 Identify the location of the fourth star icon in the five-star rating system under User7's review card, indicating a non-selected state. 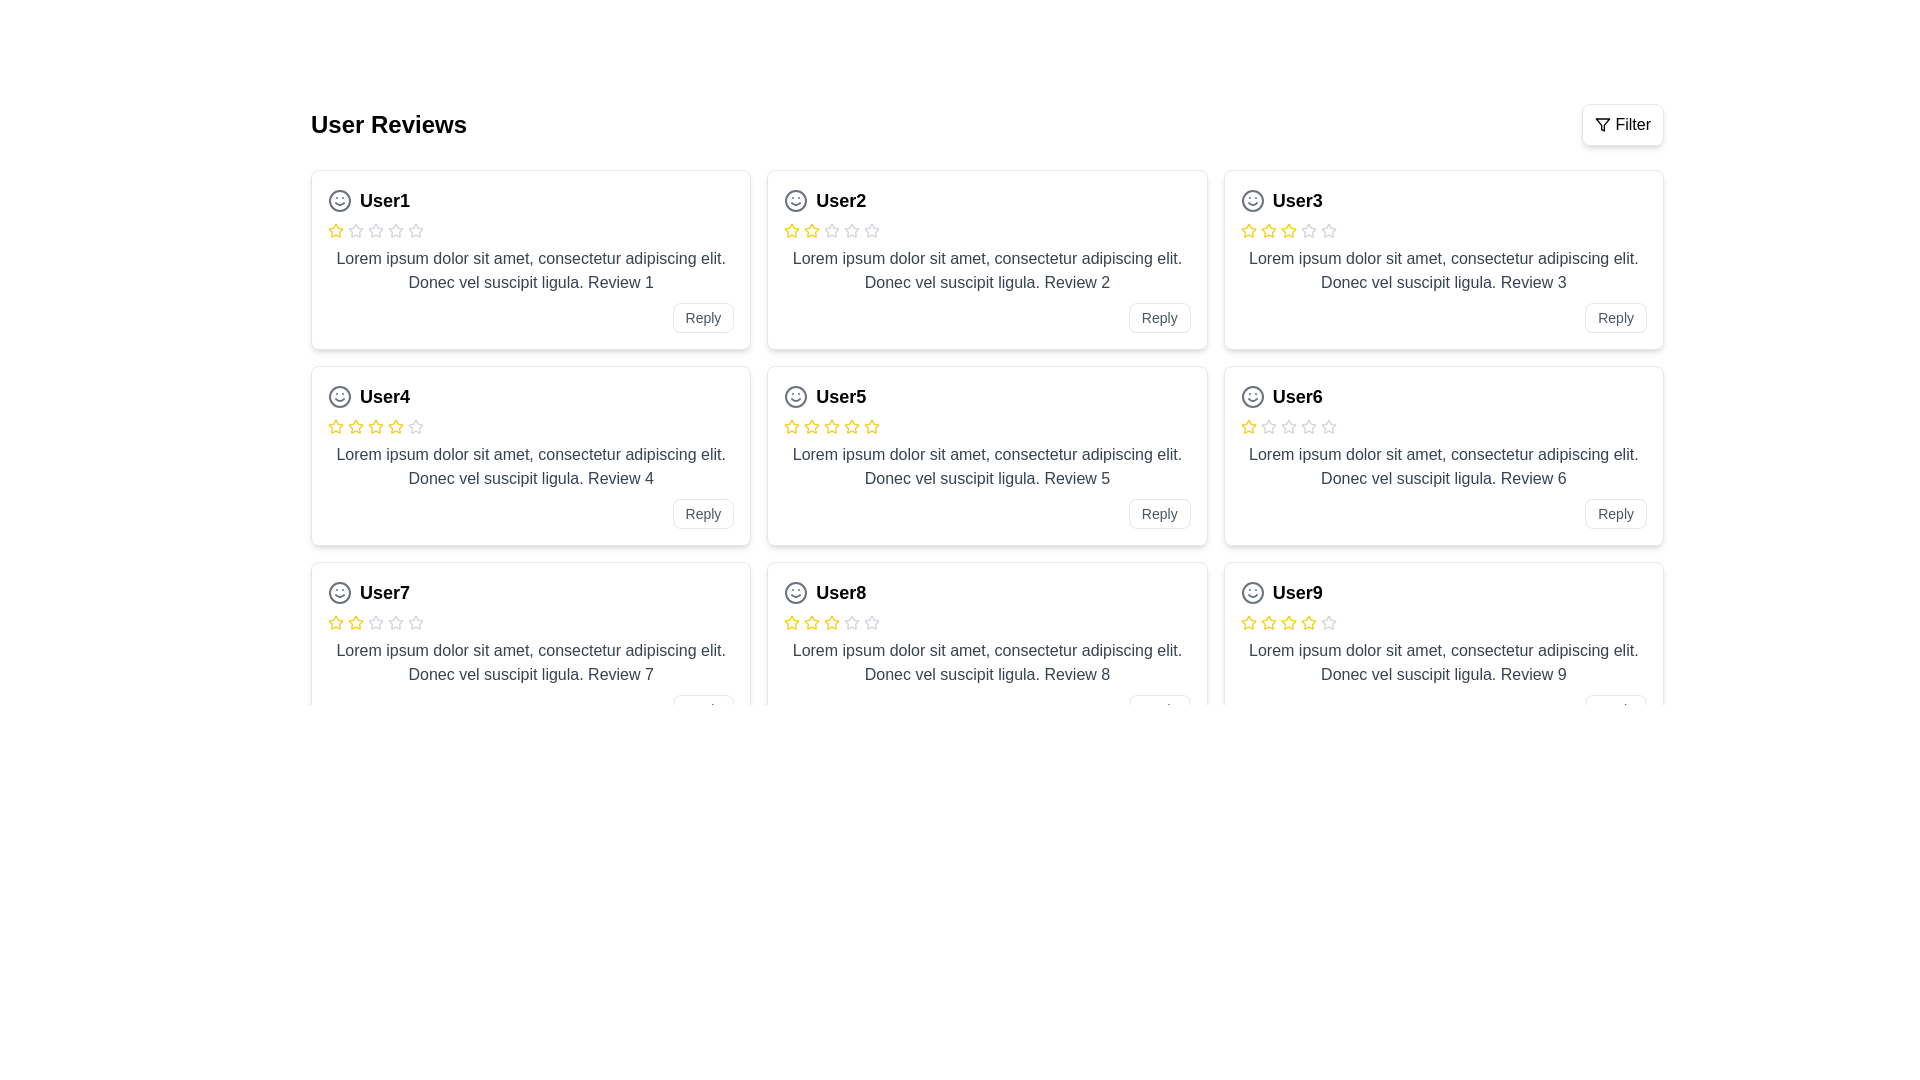
(395, 621).